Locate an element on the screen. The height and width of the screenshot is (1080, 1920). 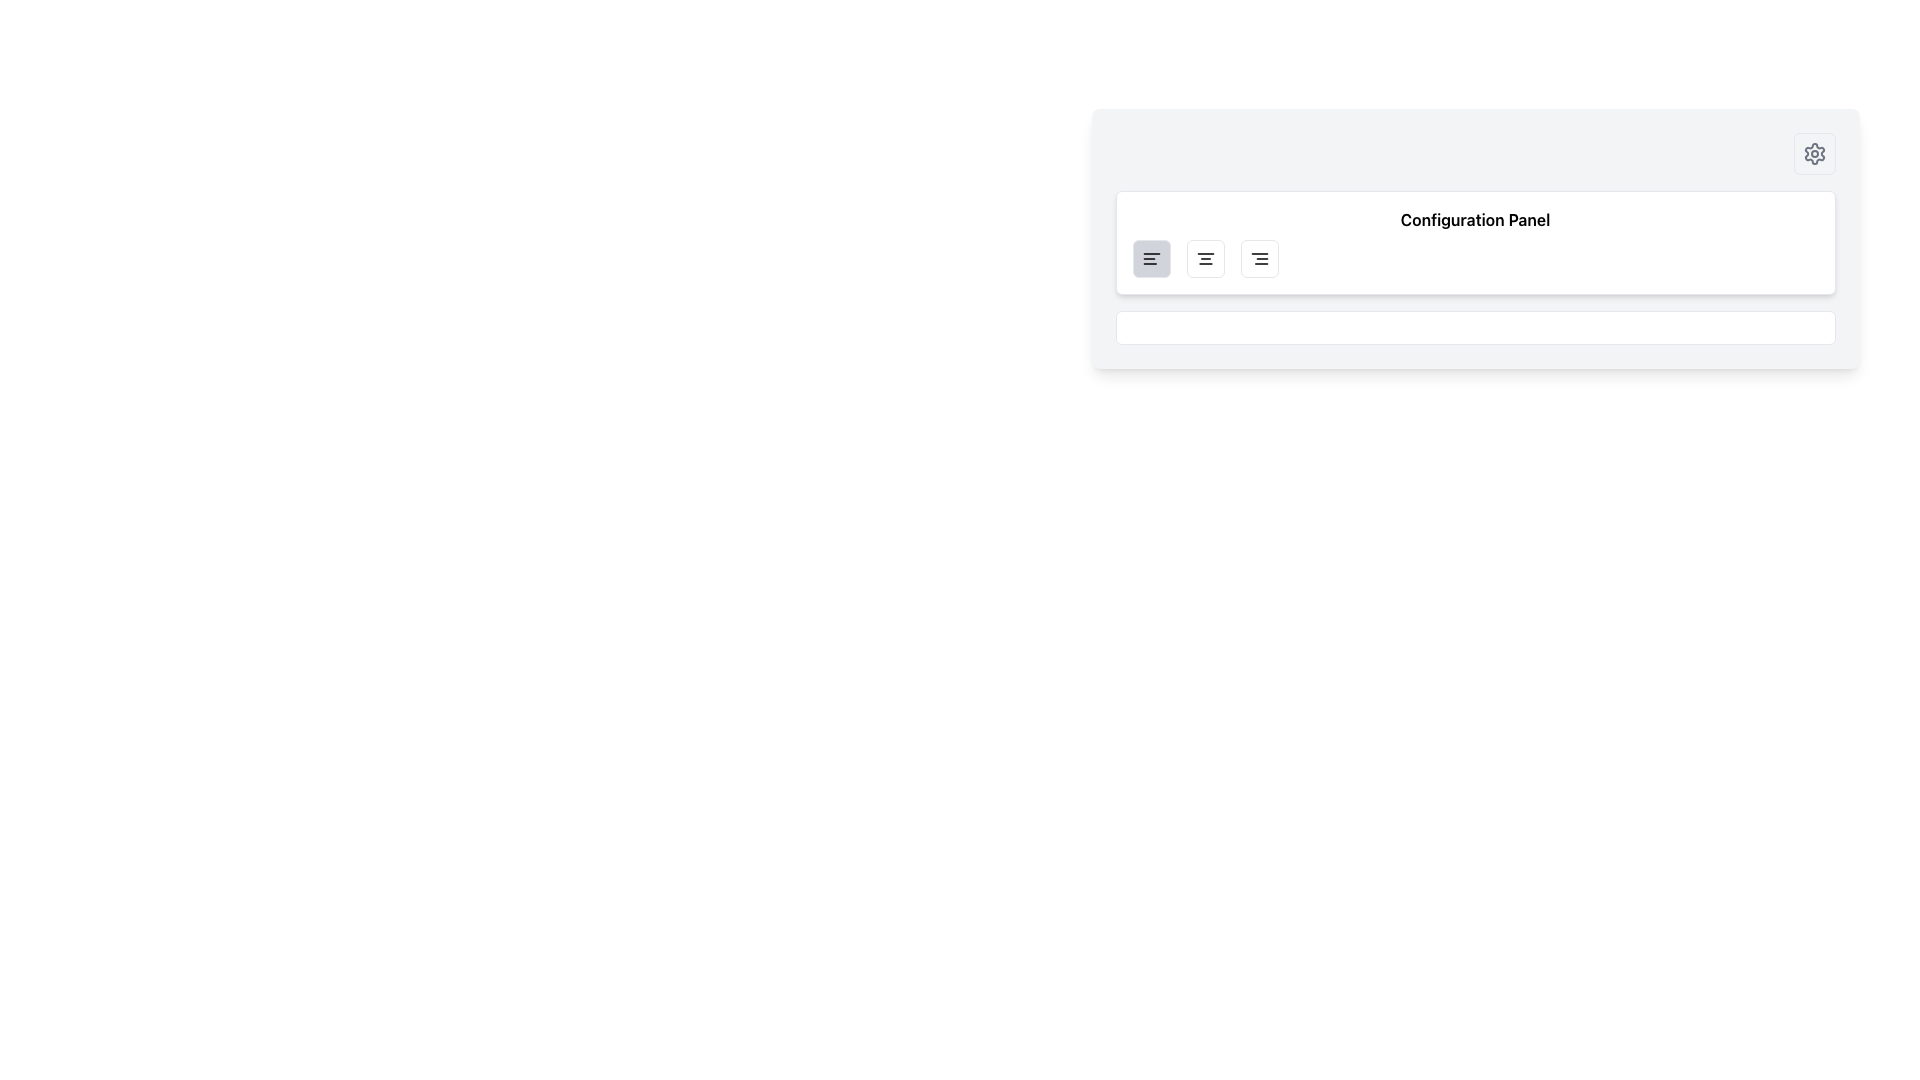
the gear-like icon located at the top-right corner of the configuration panel is located at coordinates (1814, 153).